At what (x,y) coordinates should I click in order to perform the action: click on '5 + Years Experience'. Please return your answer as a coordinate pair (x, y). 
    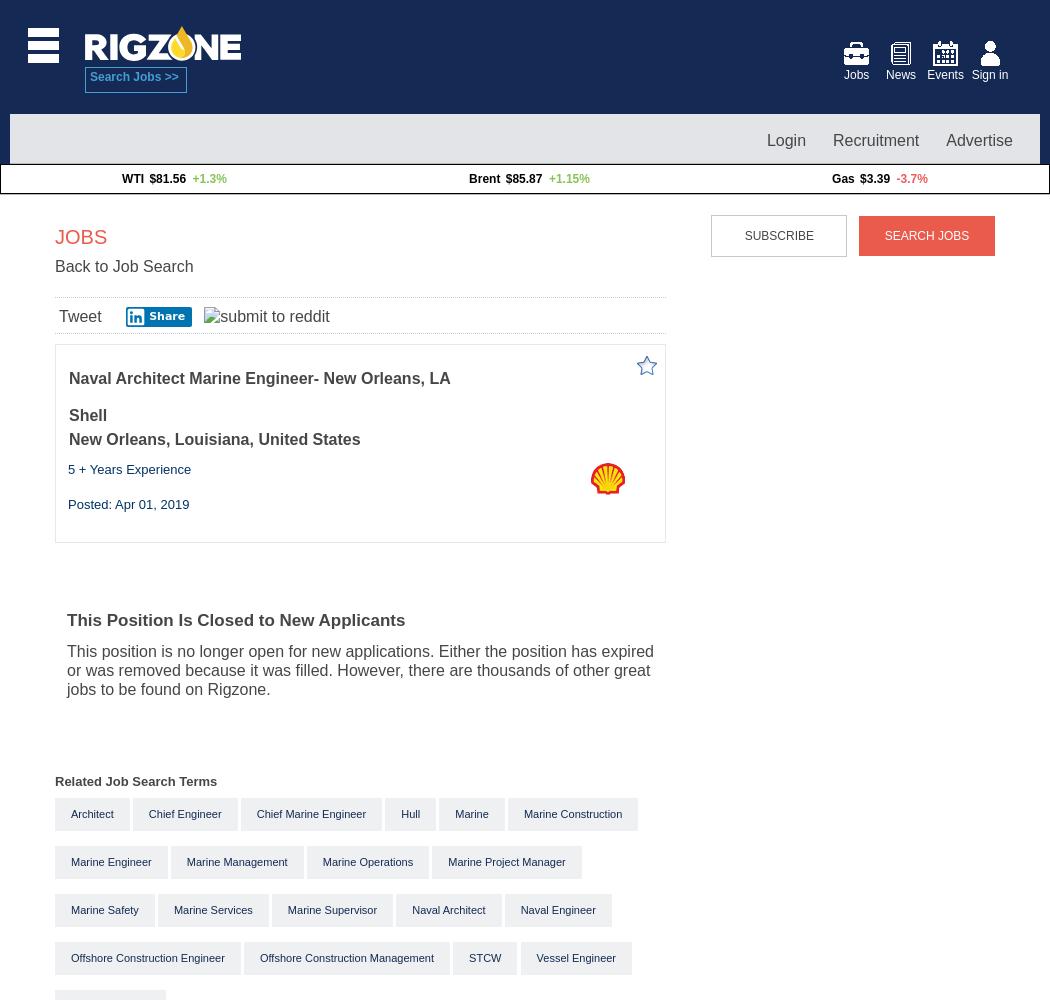
    Looking at the image, I should click on (128, 467).